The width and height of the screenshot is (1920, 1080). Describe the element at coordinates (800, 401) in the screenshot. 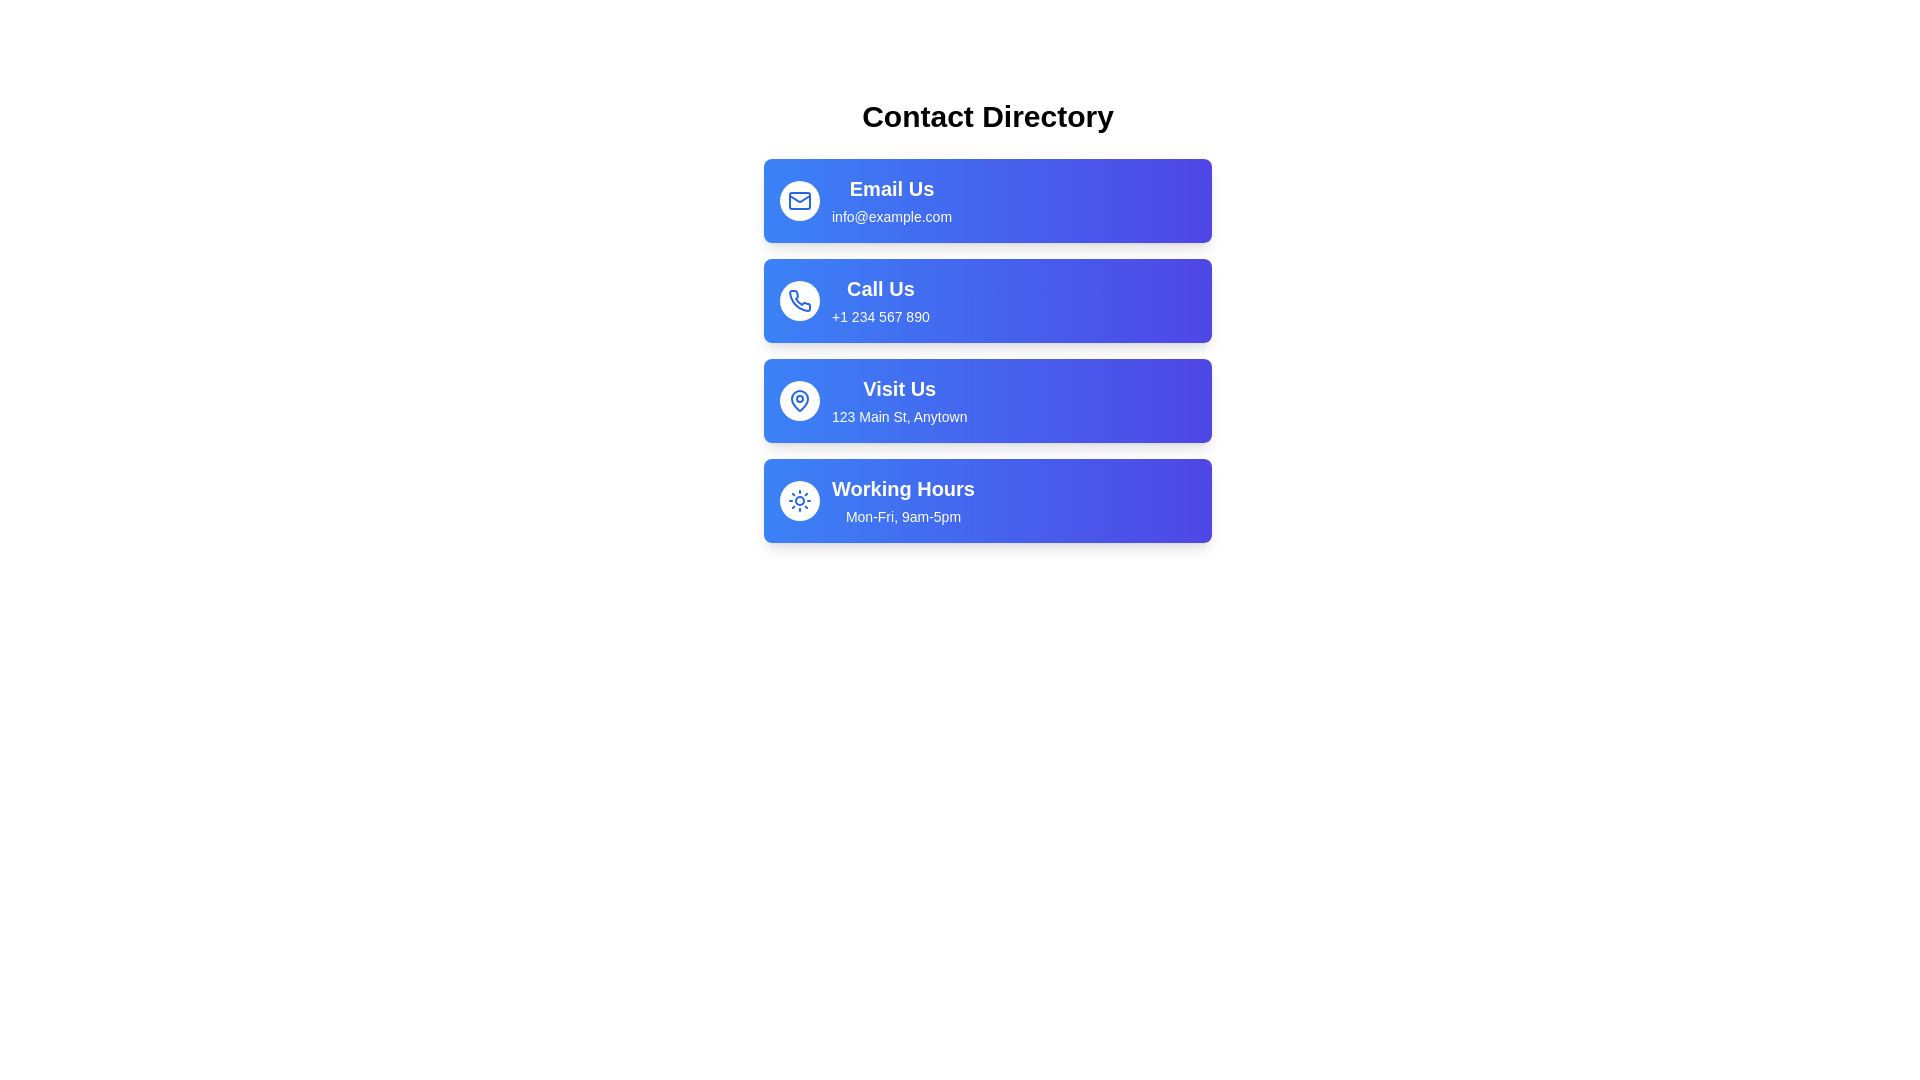

I see `the decorative icon representing the 'Visit Us' card located in the Contact Directory section, positioned to the left of the text 'Visit Us' and '123 Main St, Anytown'` at that location.